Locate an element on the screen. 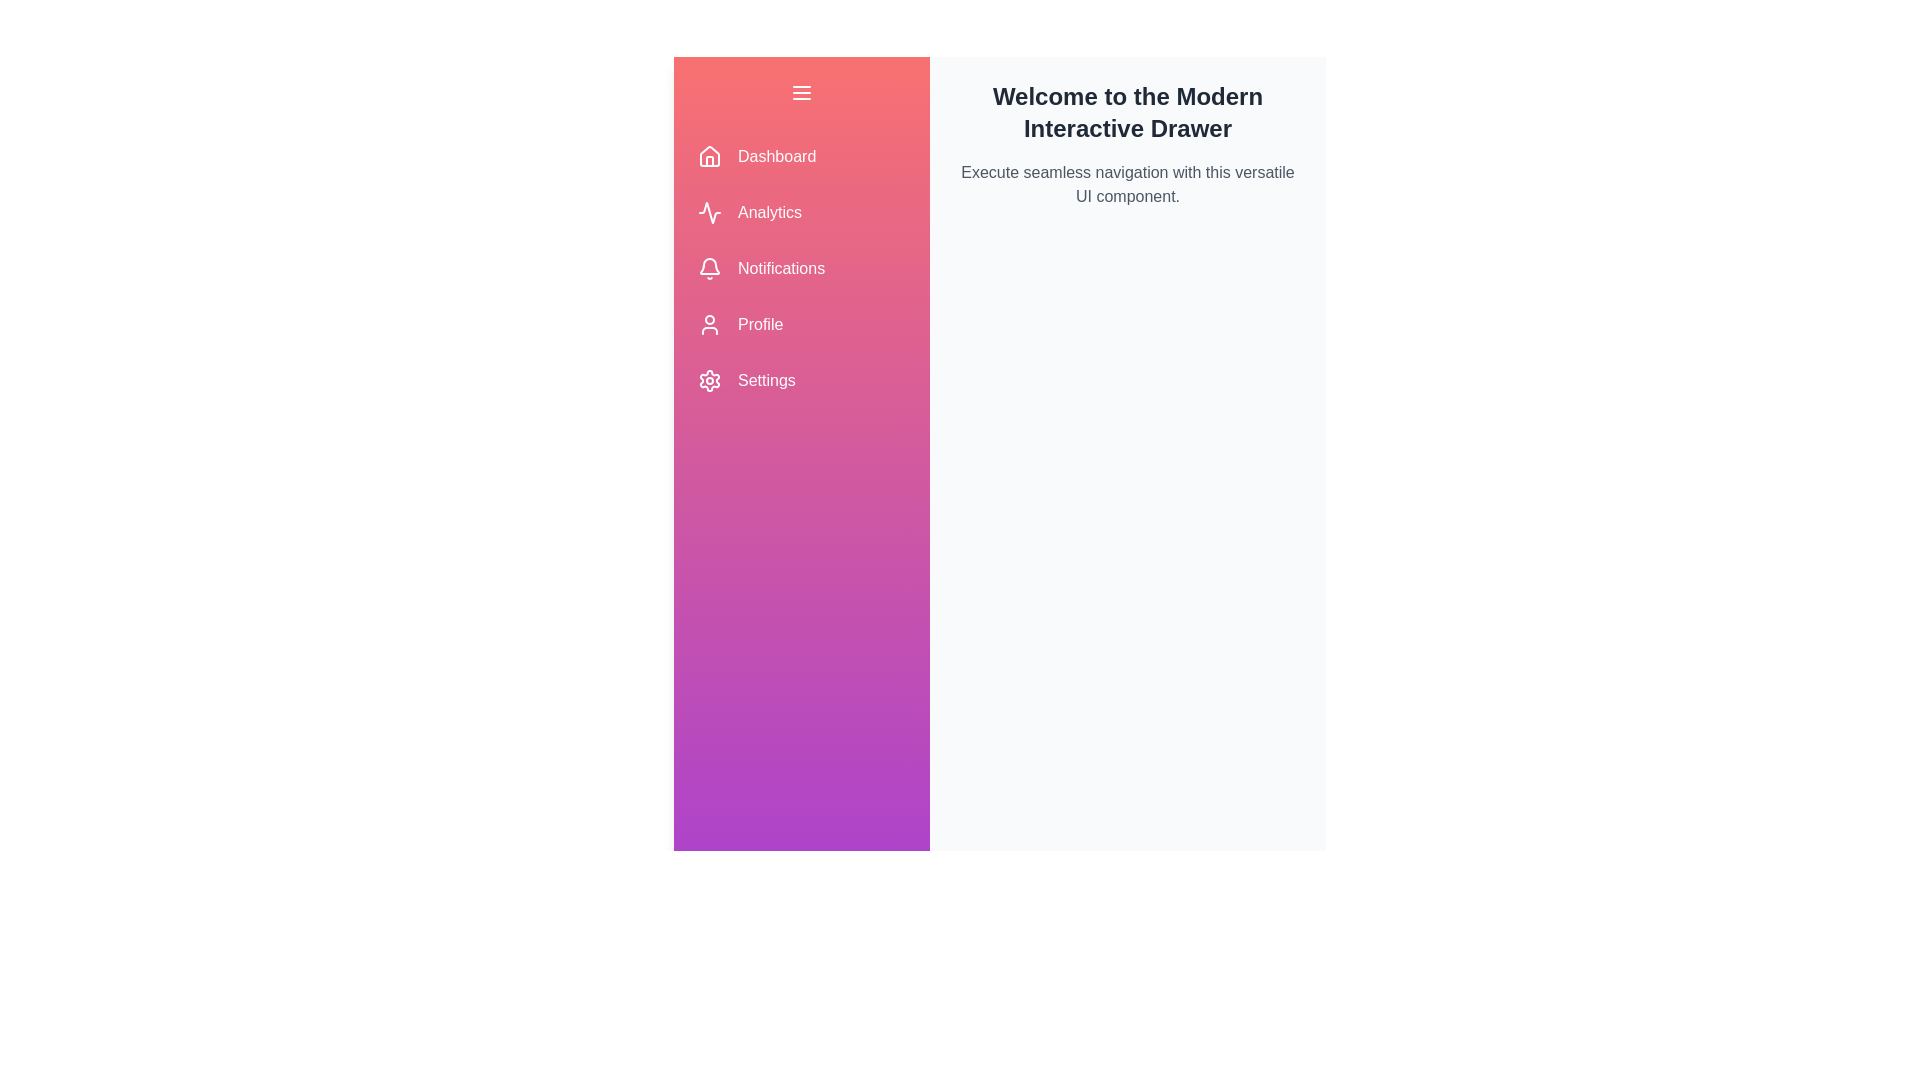 The width and height of the screenshot is (1920, 1080). the navigation item labeled 'Settings' to observe visual changes is located at coordinates (801, 381).